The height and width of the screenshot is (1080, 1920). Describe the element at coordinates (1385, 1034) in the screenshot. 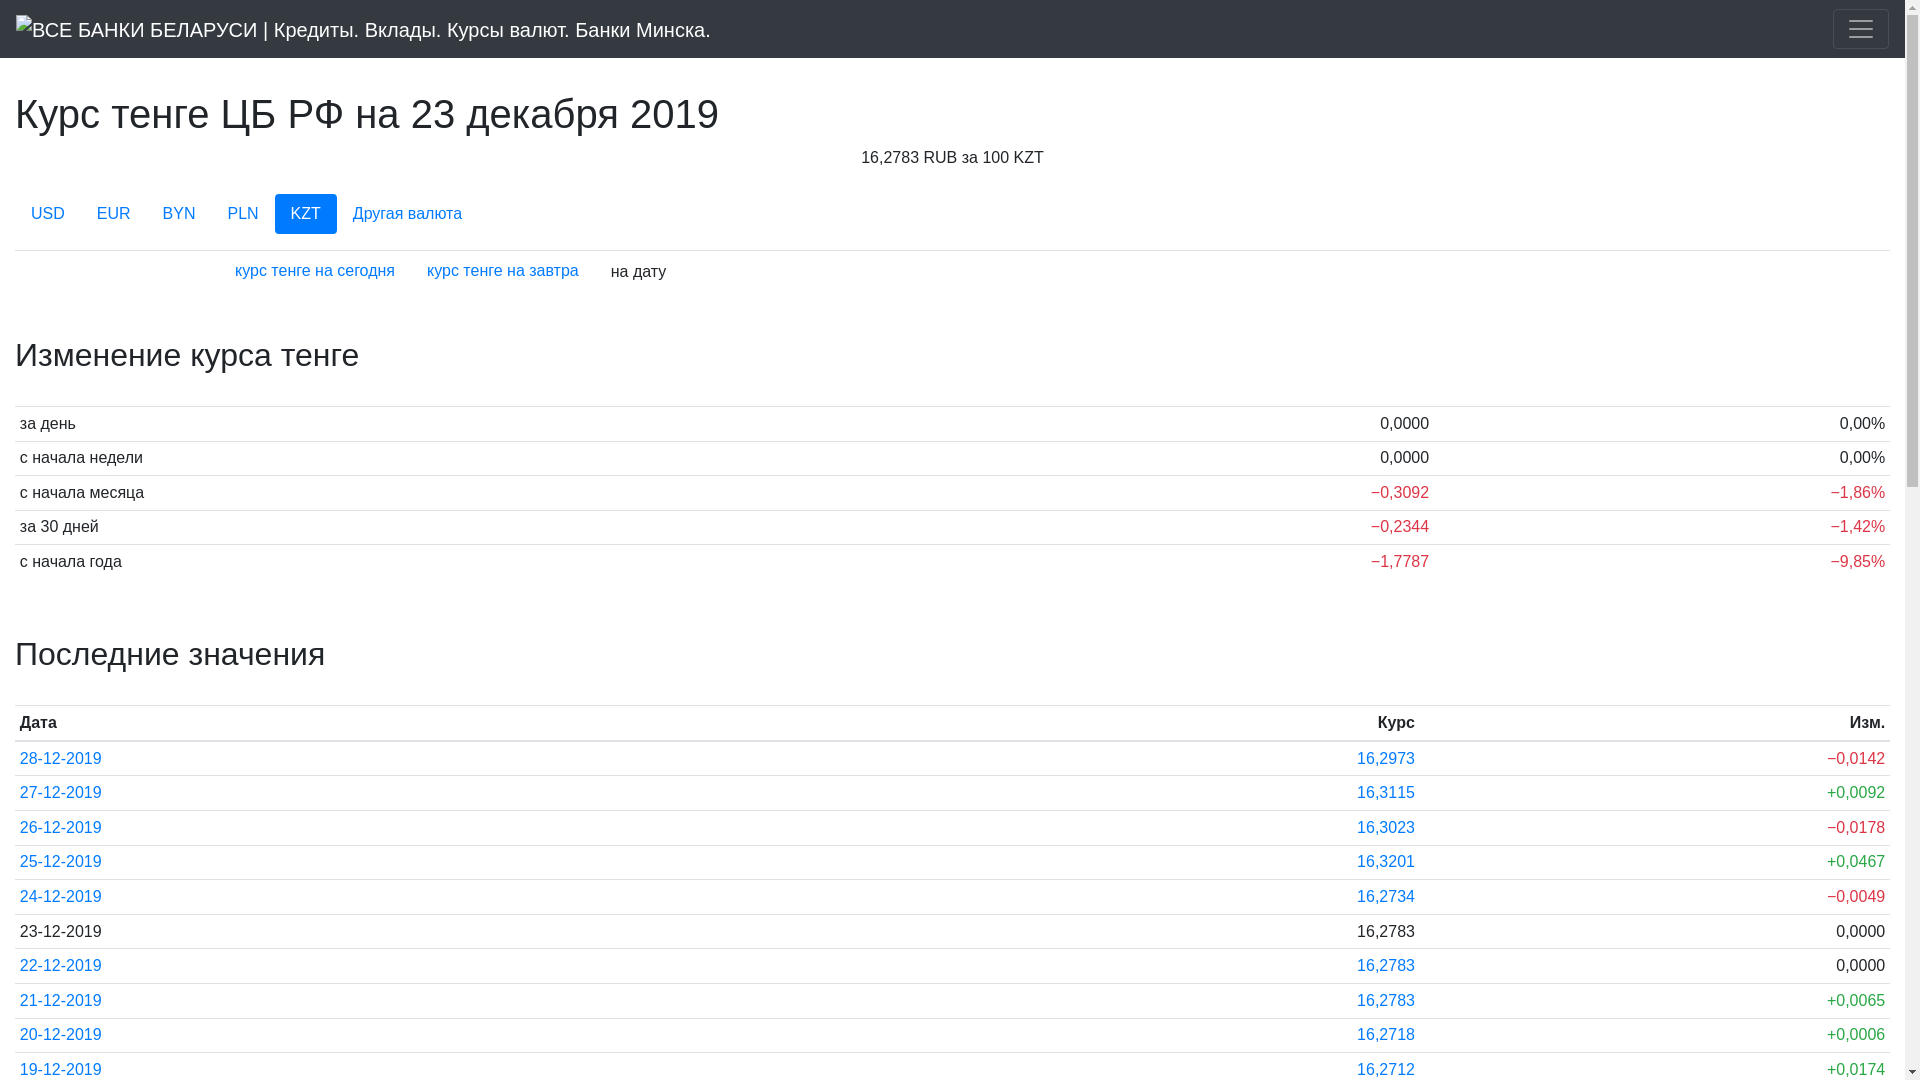

I see `'16,2718'` at that location.